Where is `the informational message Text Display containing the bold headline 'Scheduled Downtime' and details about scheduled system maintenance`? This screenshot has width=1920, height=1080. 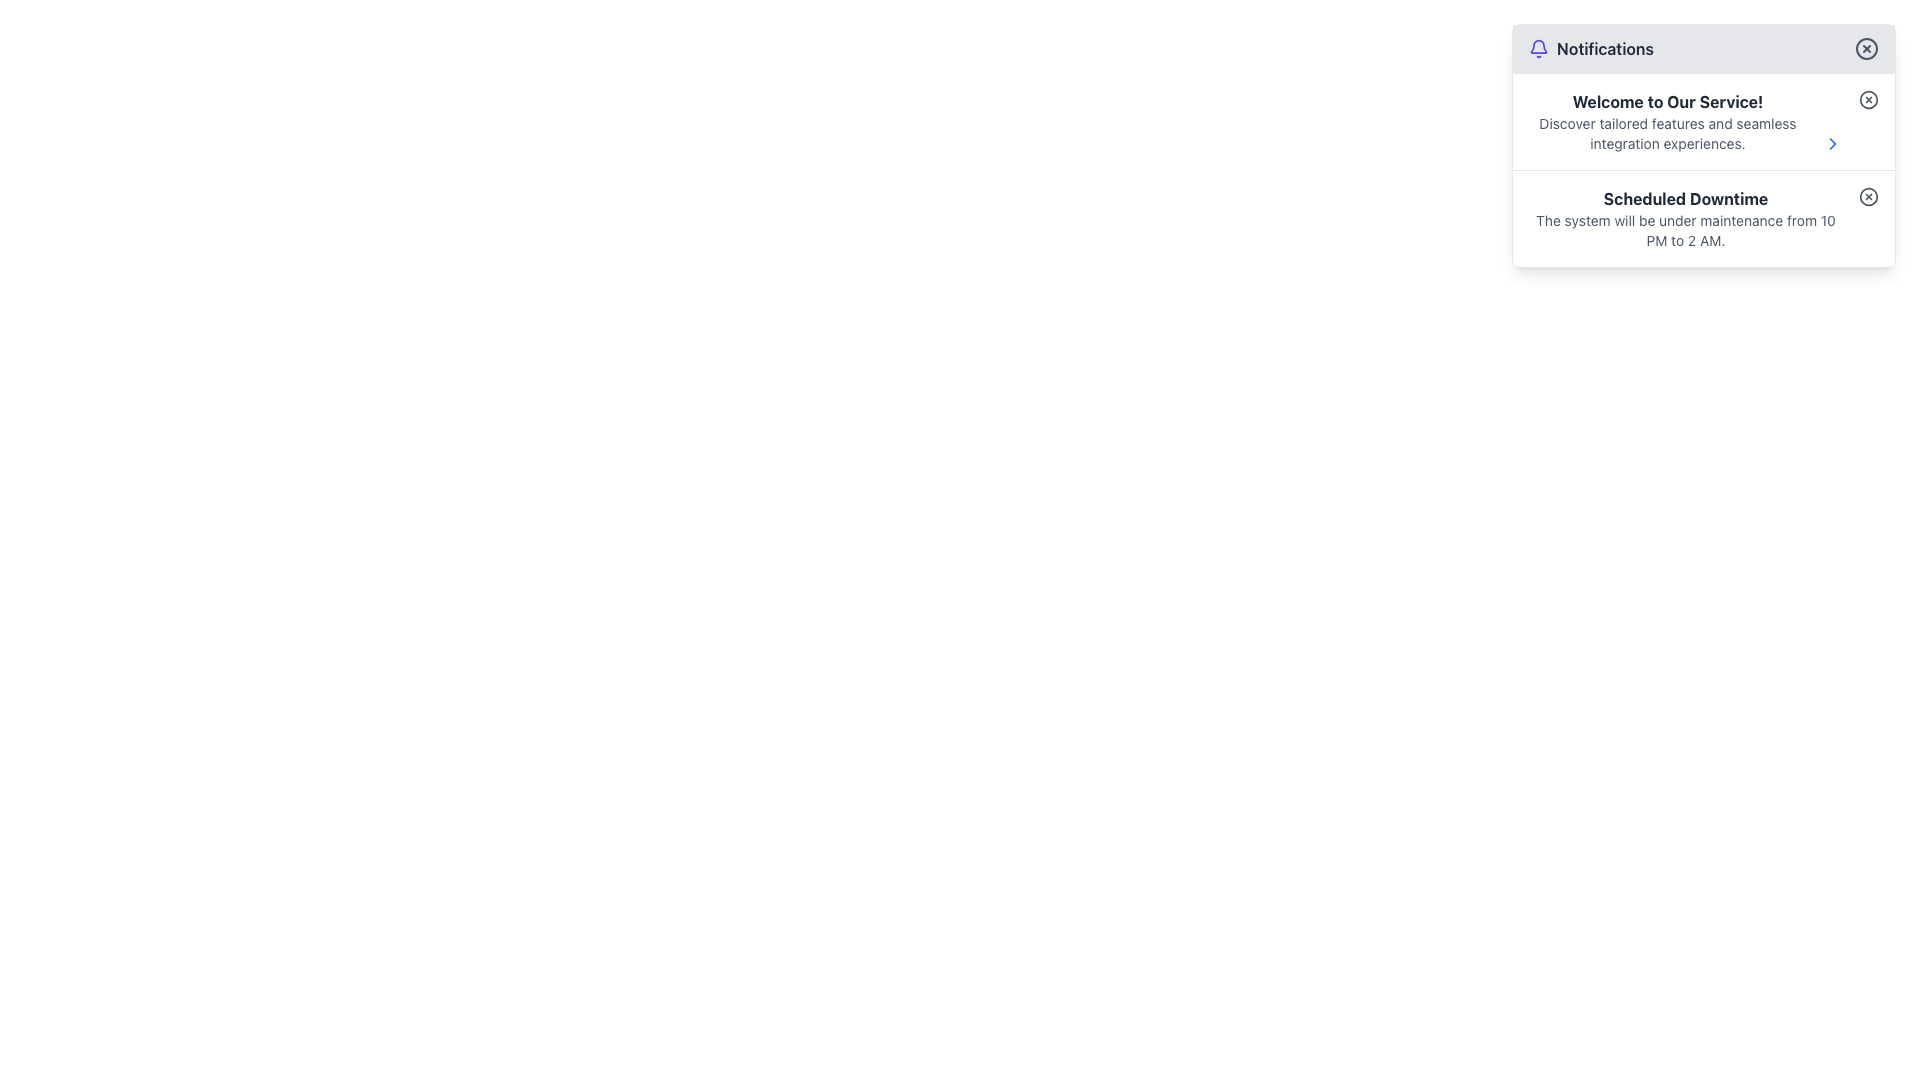
the informational message Text Display containing the bold headline 'Scheduled Downtime' and details about scheduled system maintenance is located at coordinates (1684, 219).